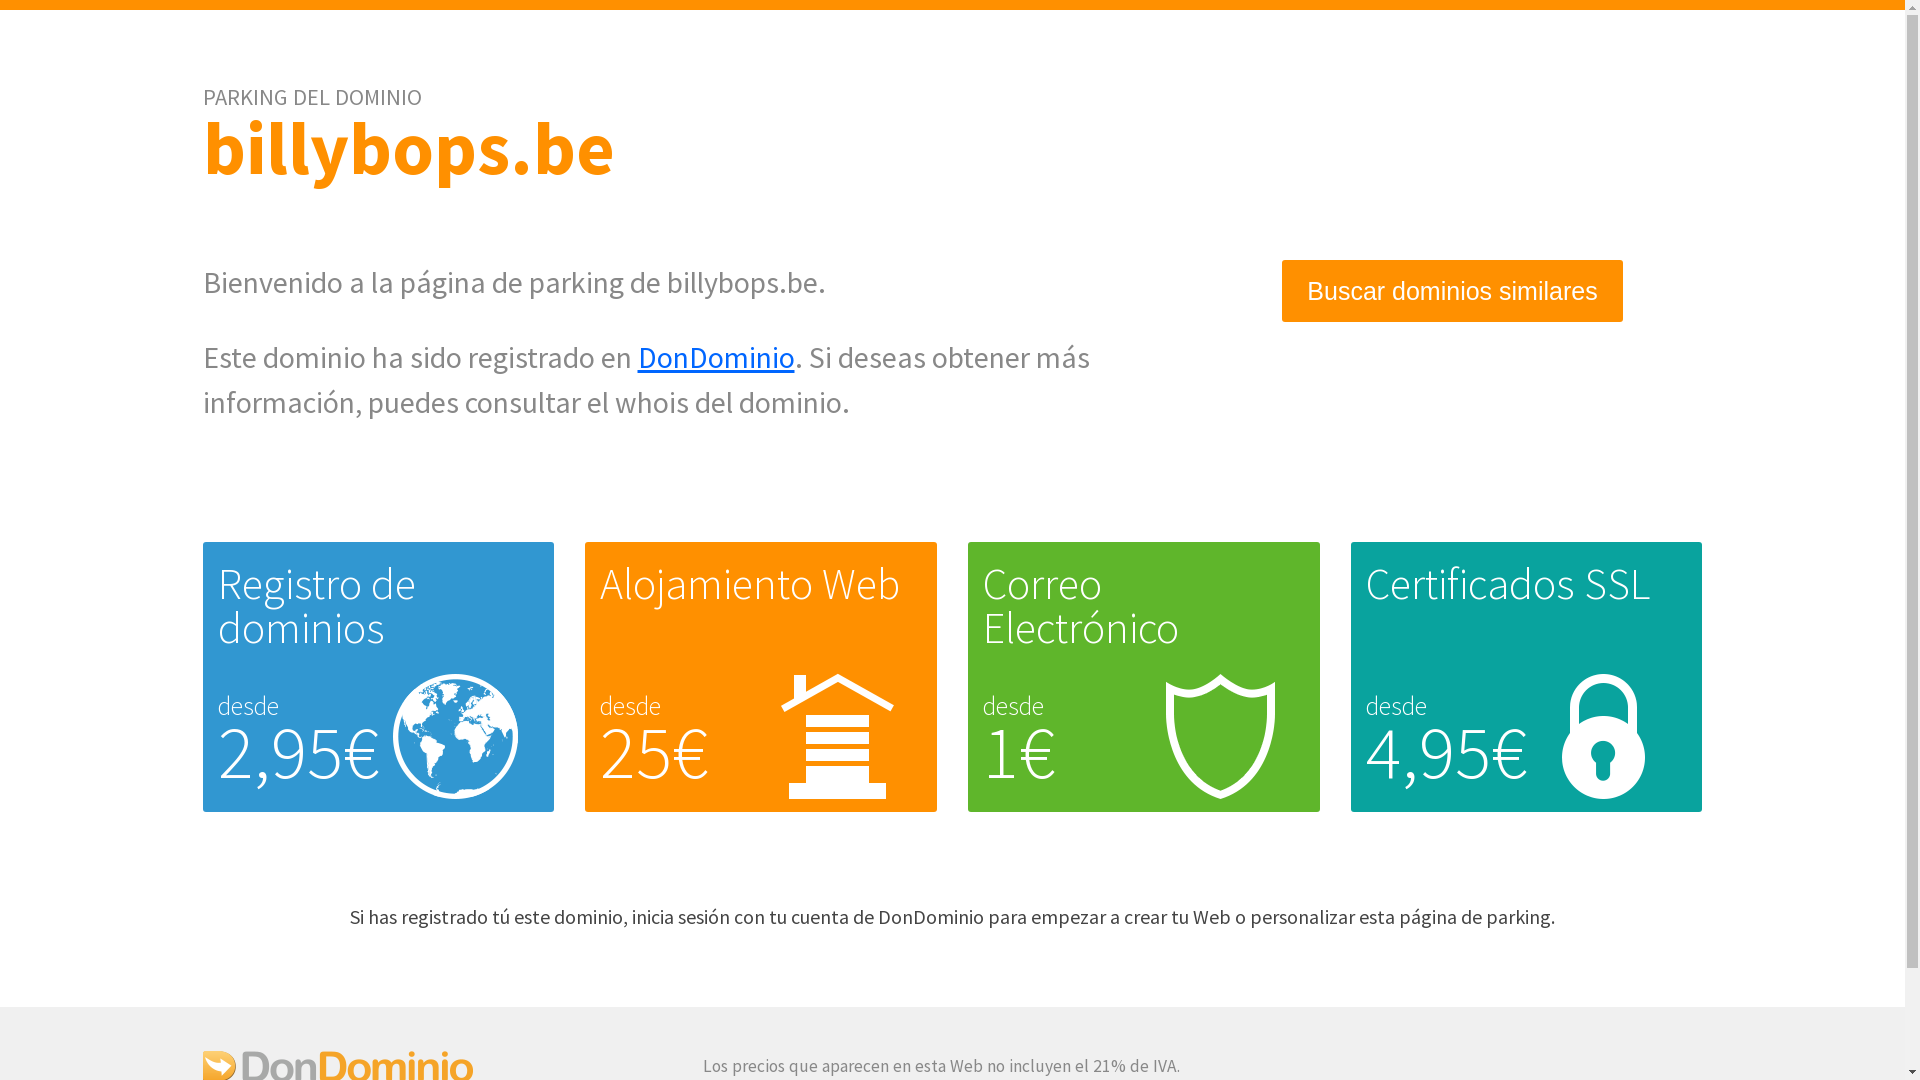 This screenshot has height=1080, width=1920. Describe the element at coordinates (1452, 291) in the screenshot. I see `'Buscar dominios similares'` at that location.